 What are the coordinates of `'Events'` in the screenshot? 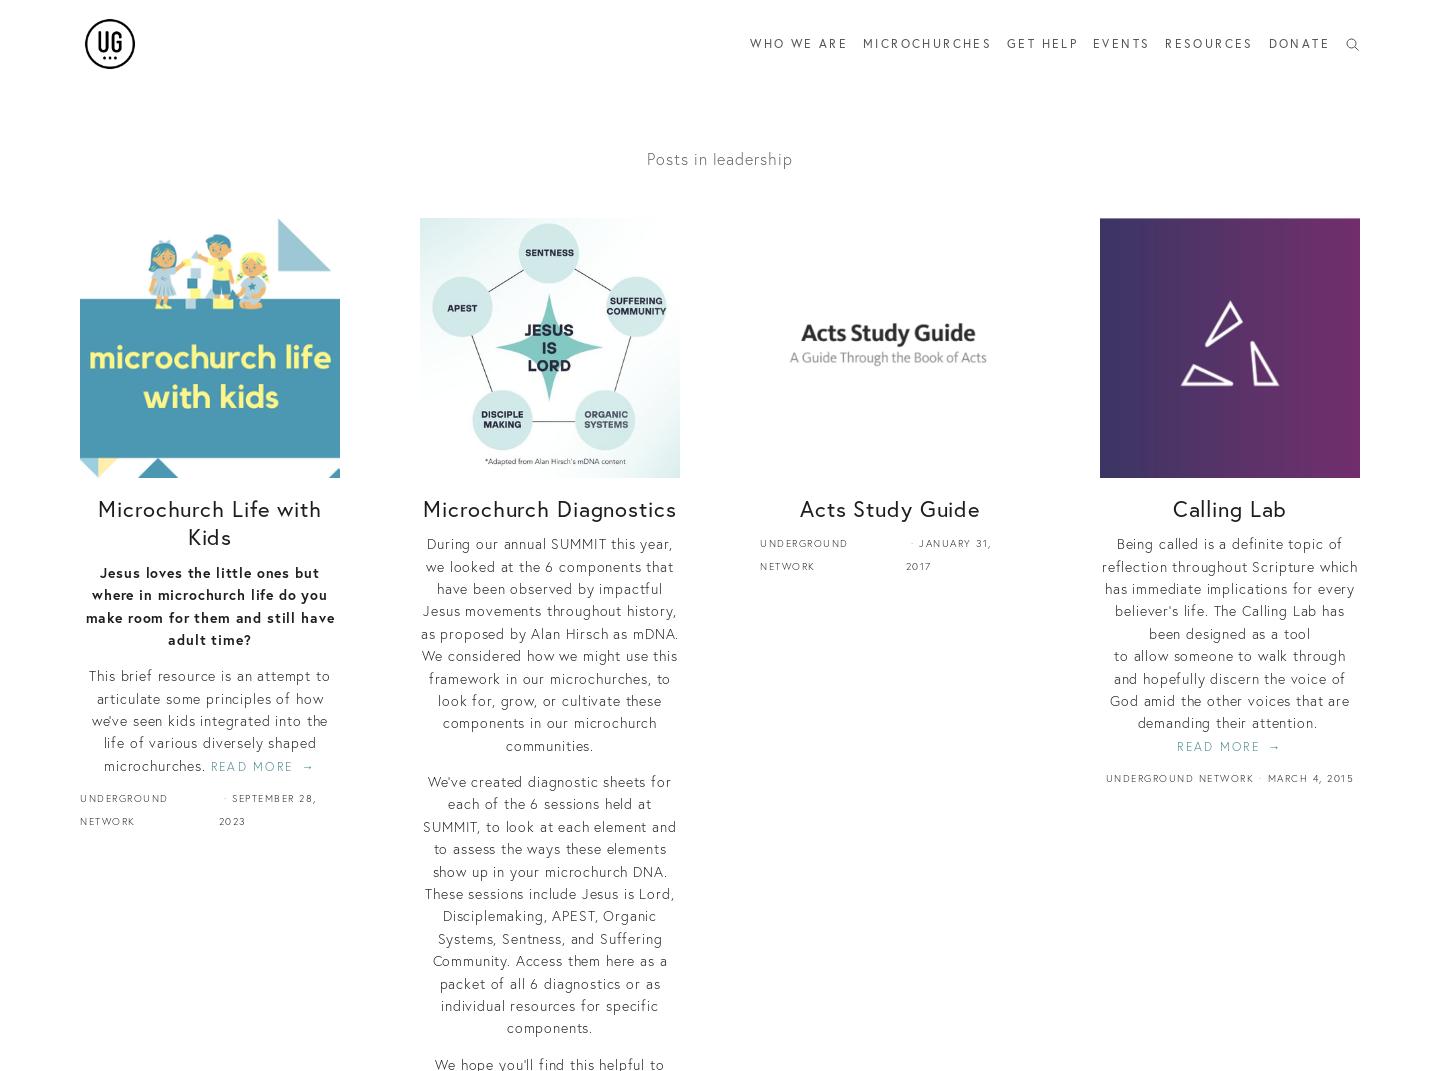 It's located at (1120, 42).